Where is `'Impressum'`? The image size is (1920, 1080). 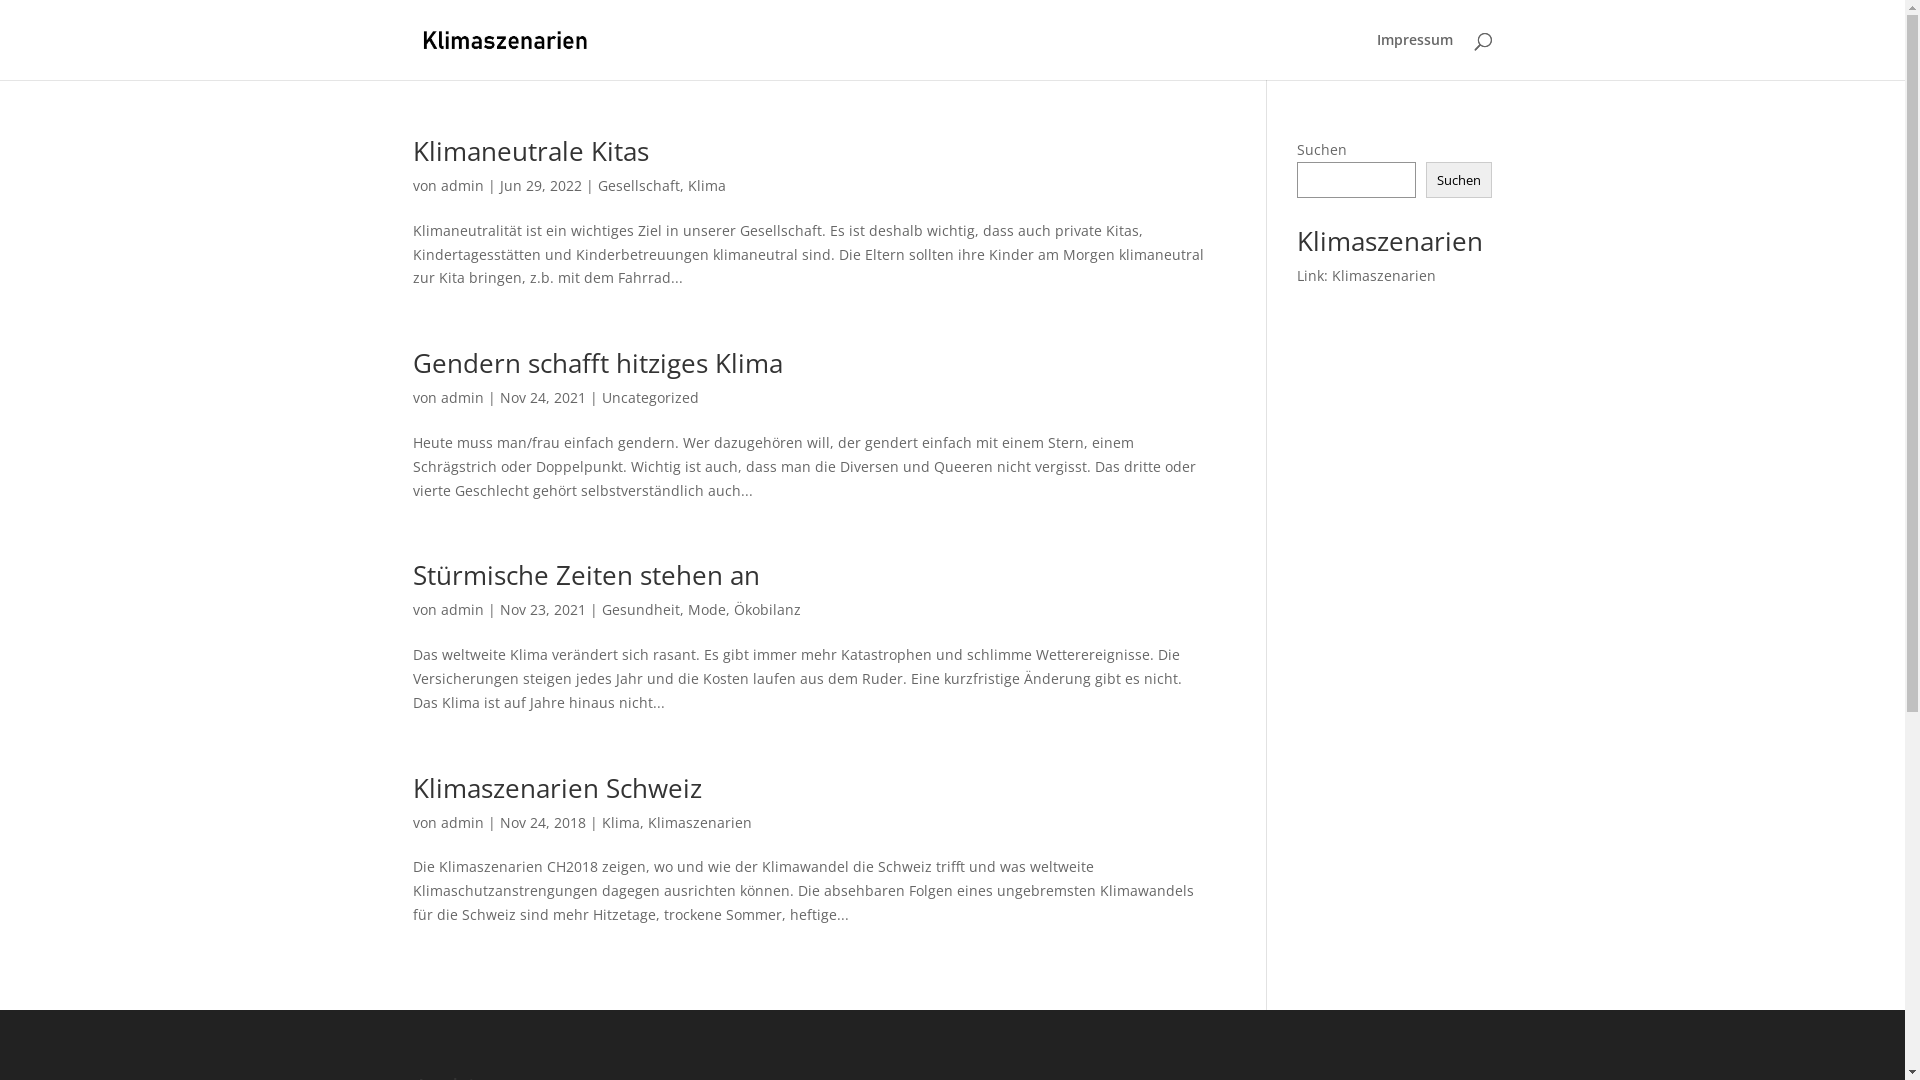 'Impressum' is located at coordinates (1413, 55).